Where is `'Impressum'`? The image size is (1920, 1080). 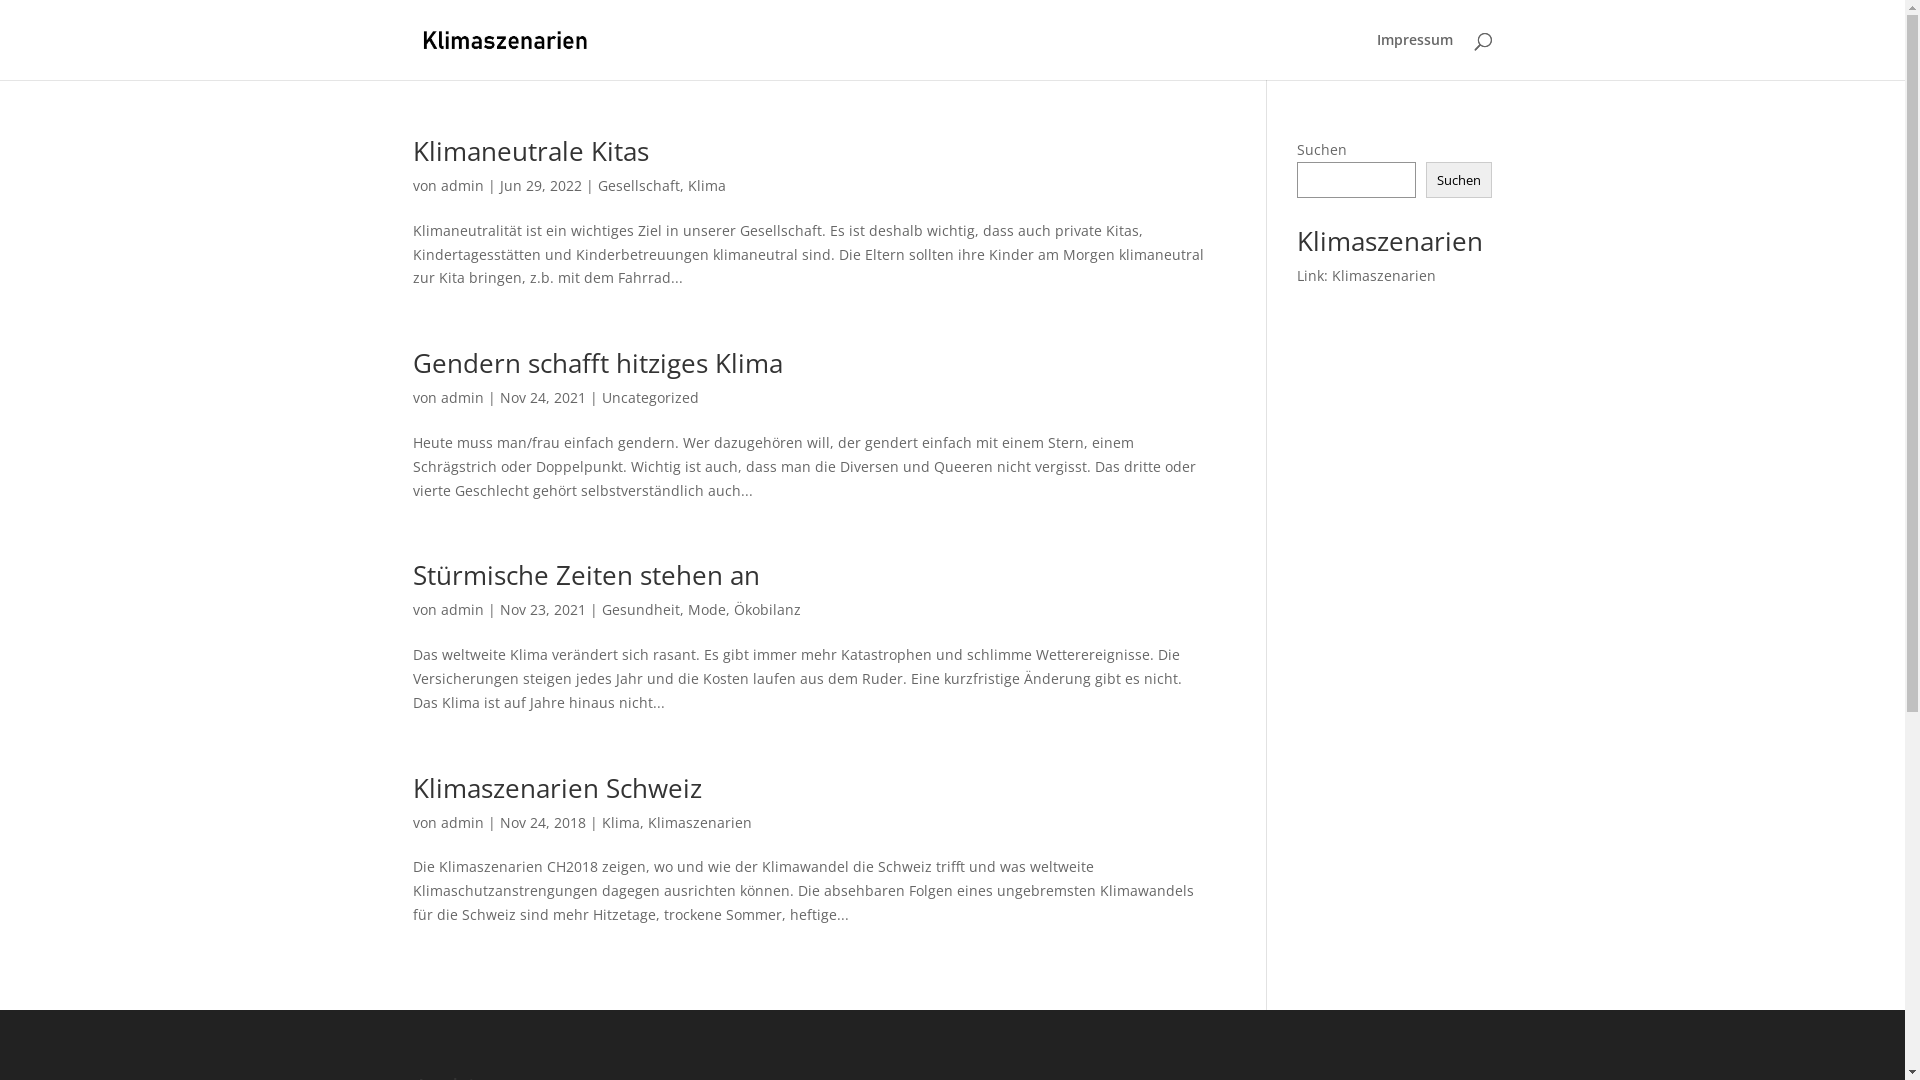 'Impressum' is located at coordinates (1413, 55).